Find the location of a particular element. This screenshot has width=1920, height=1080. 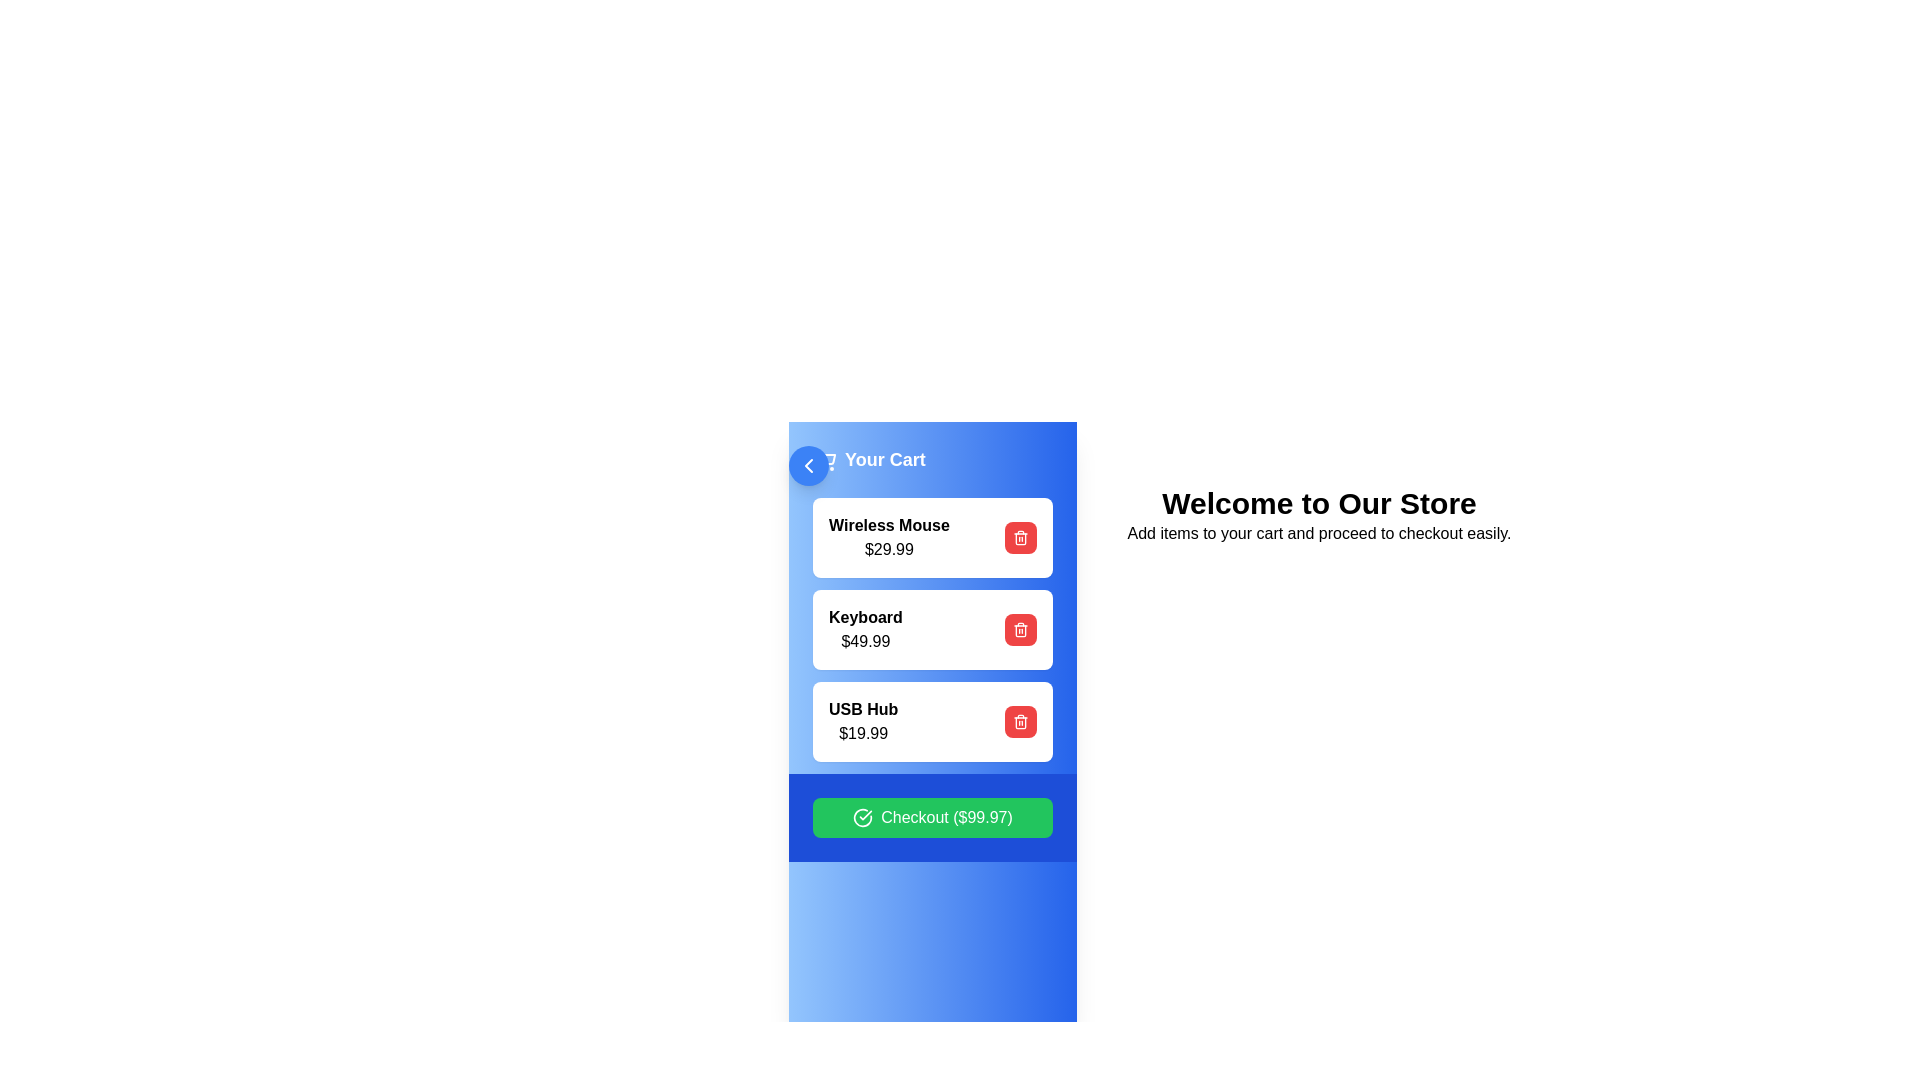

product details from the text block displaying the name 'Keyboard' and price '$49.99', located in the middle of the cart interface is located at coordinates (865, 628).